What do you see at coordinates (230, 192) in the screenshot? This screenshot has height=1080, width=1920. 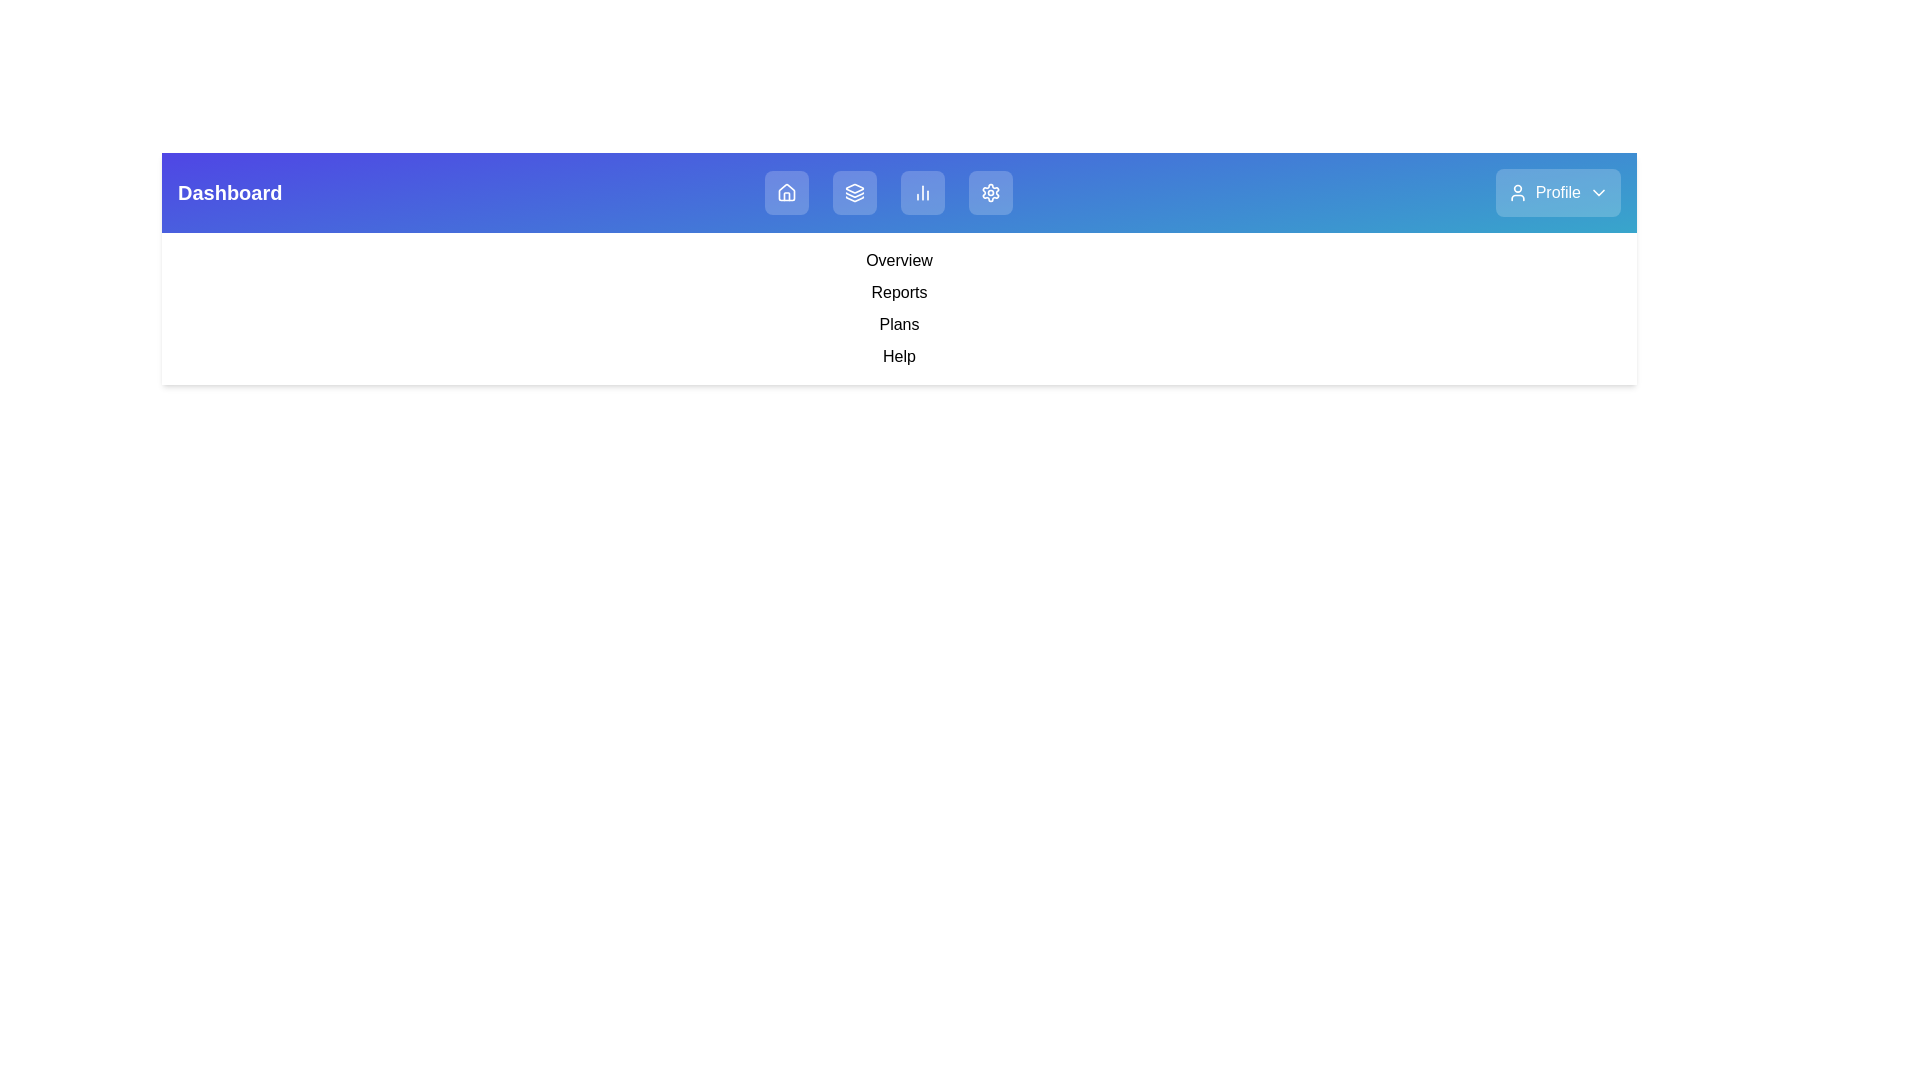 I see `the title text 'Dashboard'` at bounding box center [230, 192].